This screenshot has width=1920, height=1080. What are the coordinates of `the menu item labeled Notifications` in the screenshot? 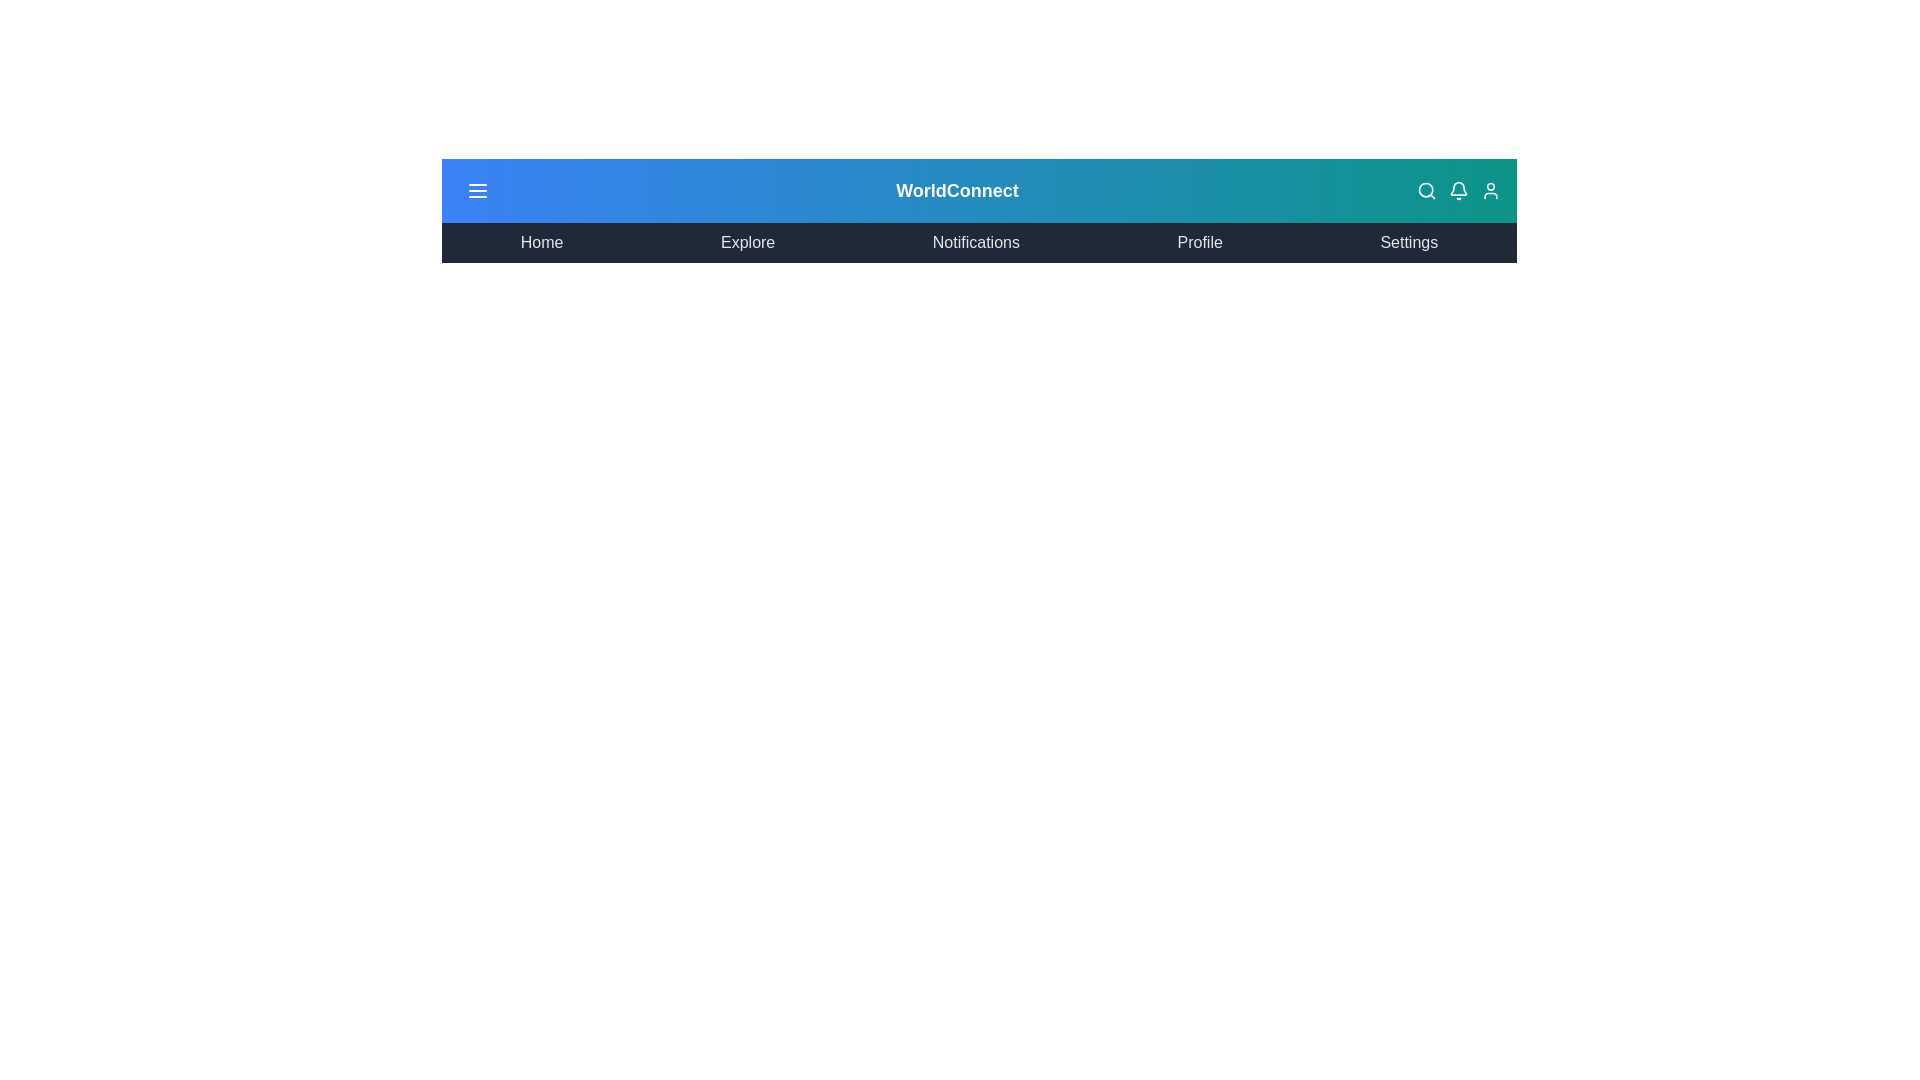 It's located at (975, 242).